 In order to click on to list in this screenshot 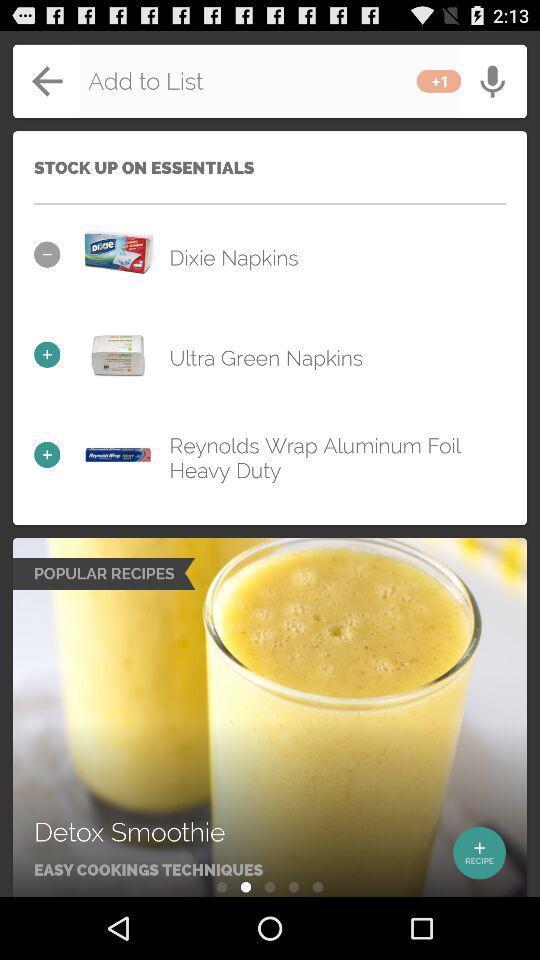, I will do `click(270, 81)`.